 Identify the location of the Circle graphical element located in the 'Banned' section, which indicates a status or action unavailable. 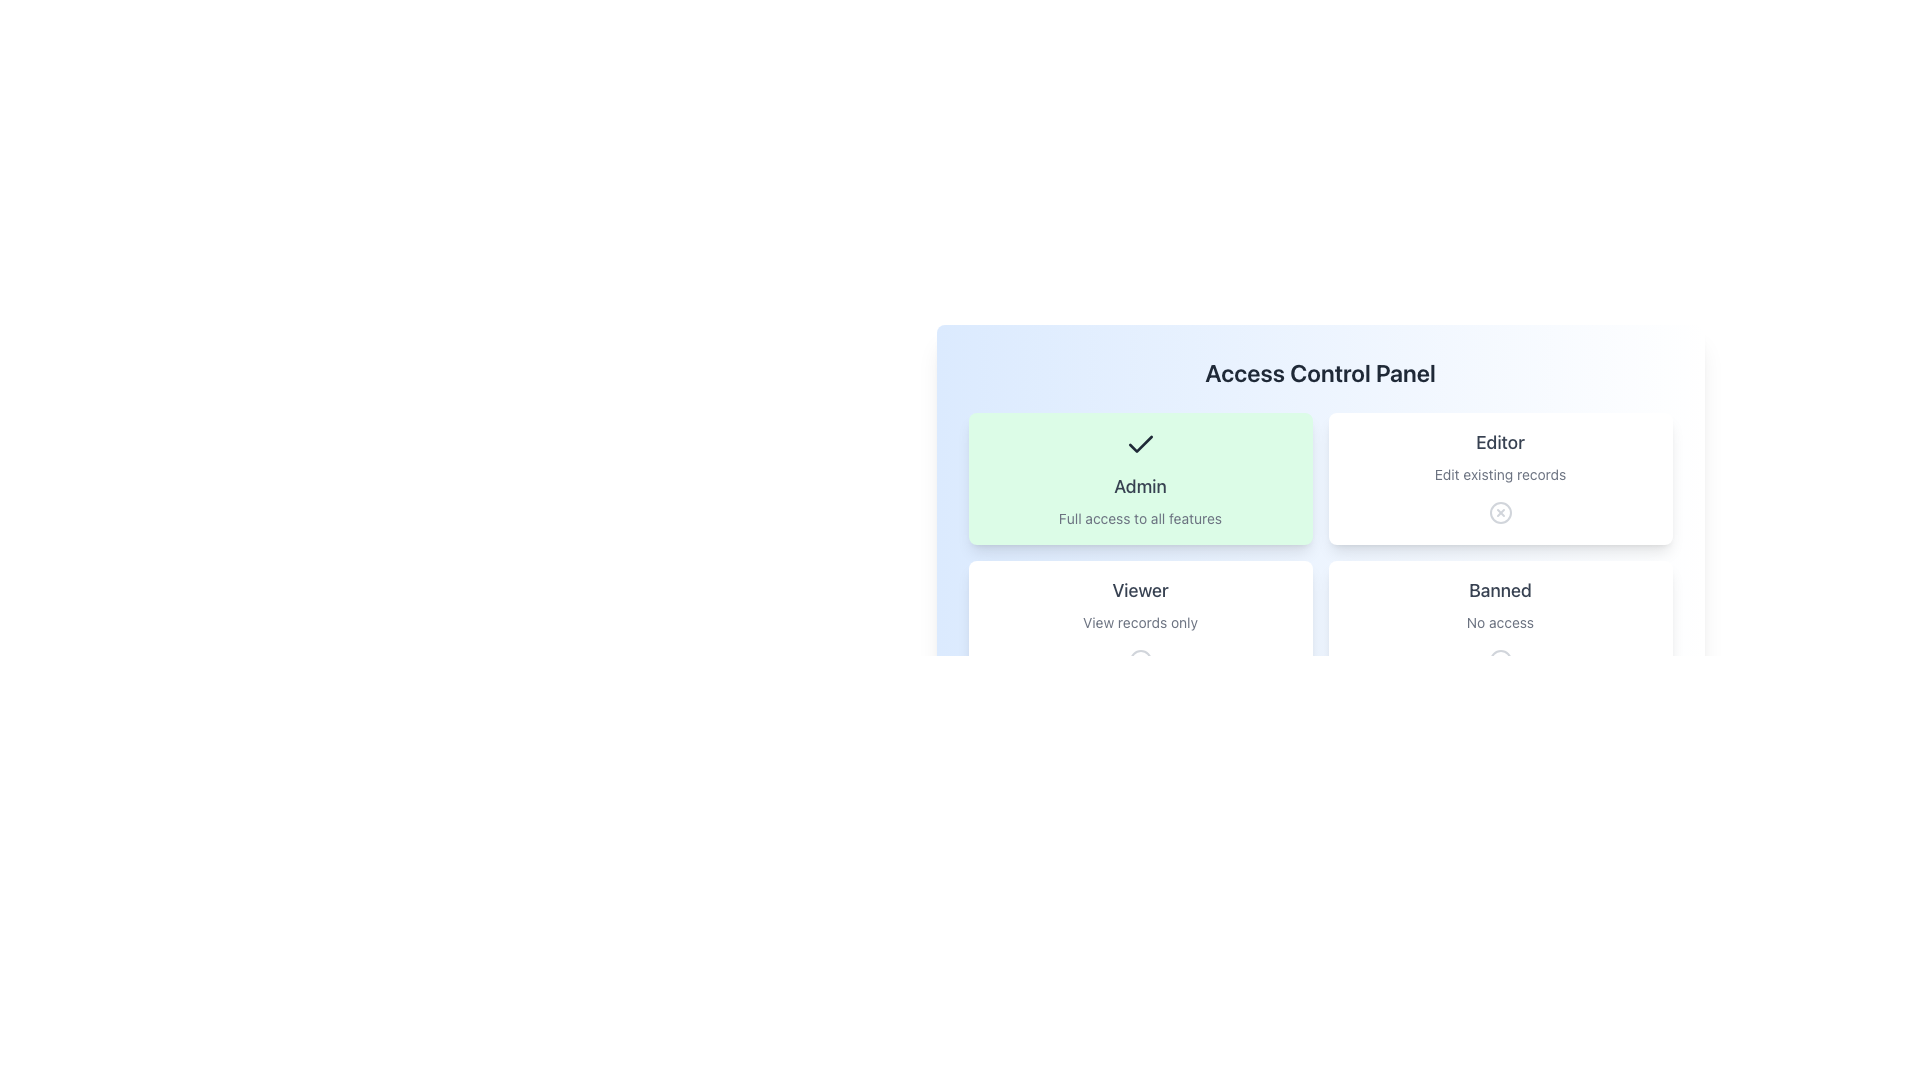
(1500, 660).